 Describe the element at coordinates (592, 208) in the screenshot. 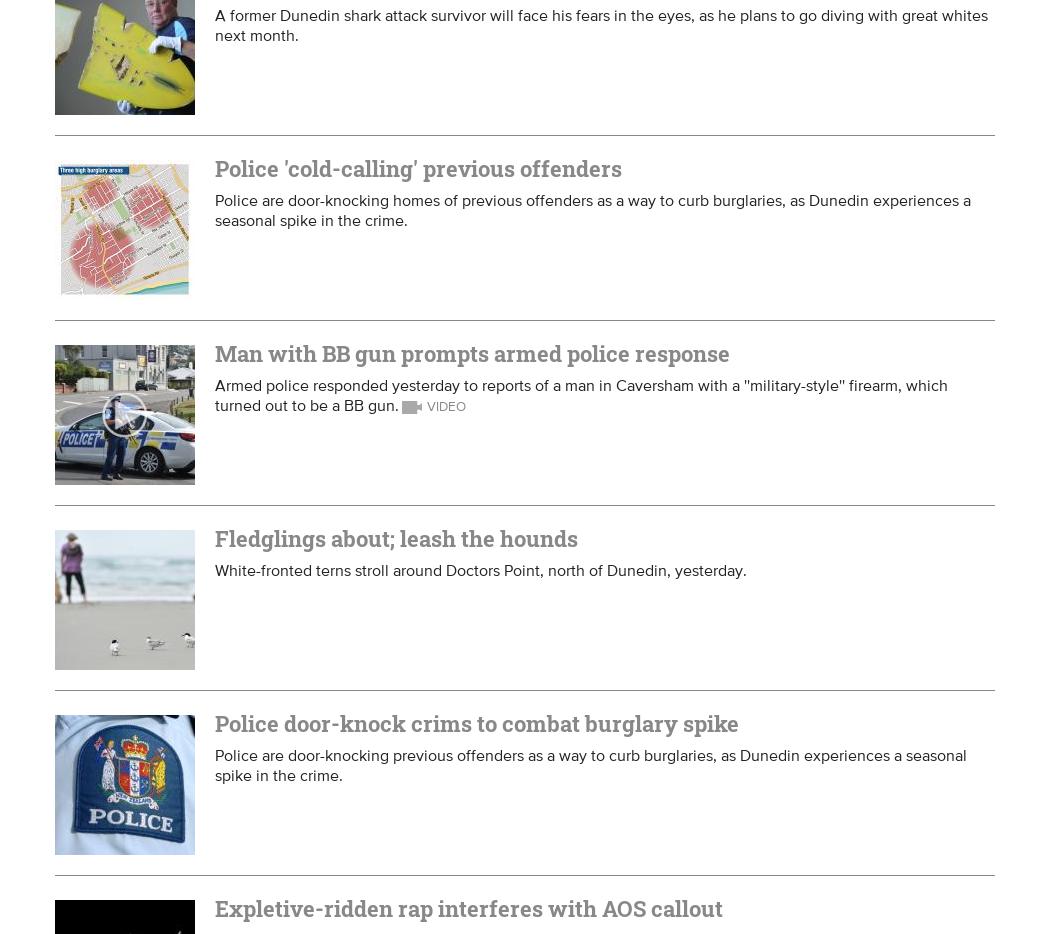

I see `'Police are door-knocking homes of previous offenders as a way to curb burglaries, as Dunedin experiences a seasonal spike in the crime.'` at that location.